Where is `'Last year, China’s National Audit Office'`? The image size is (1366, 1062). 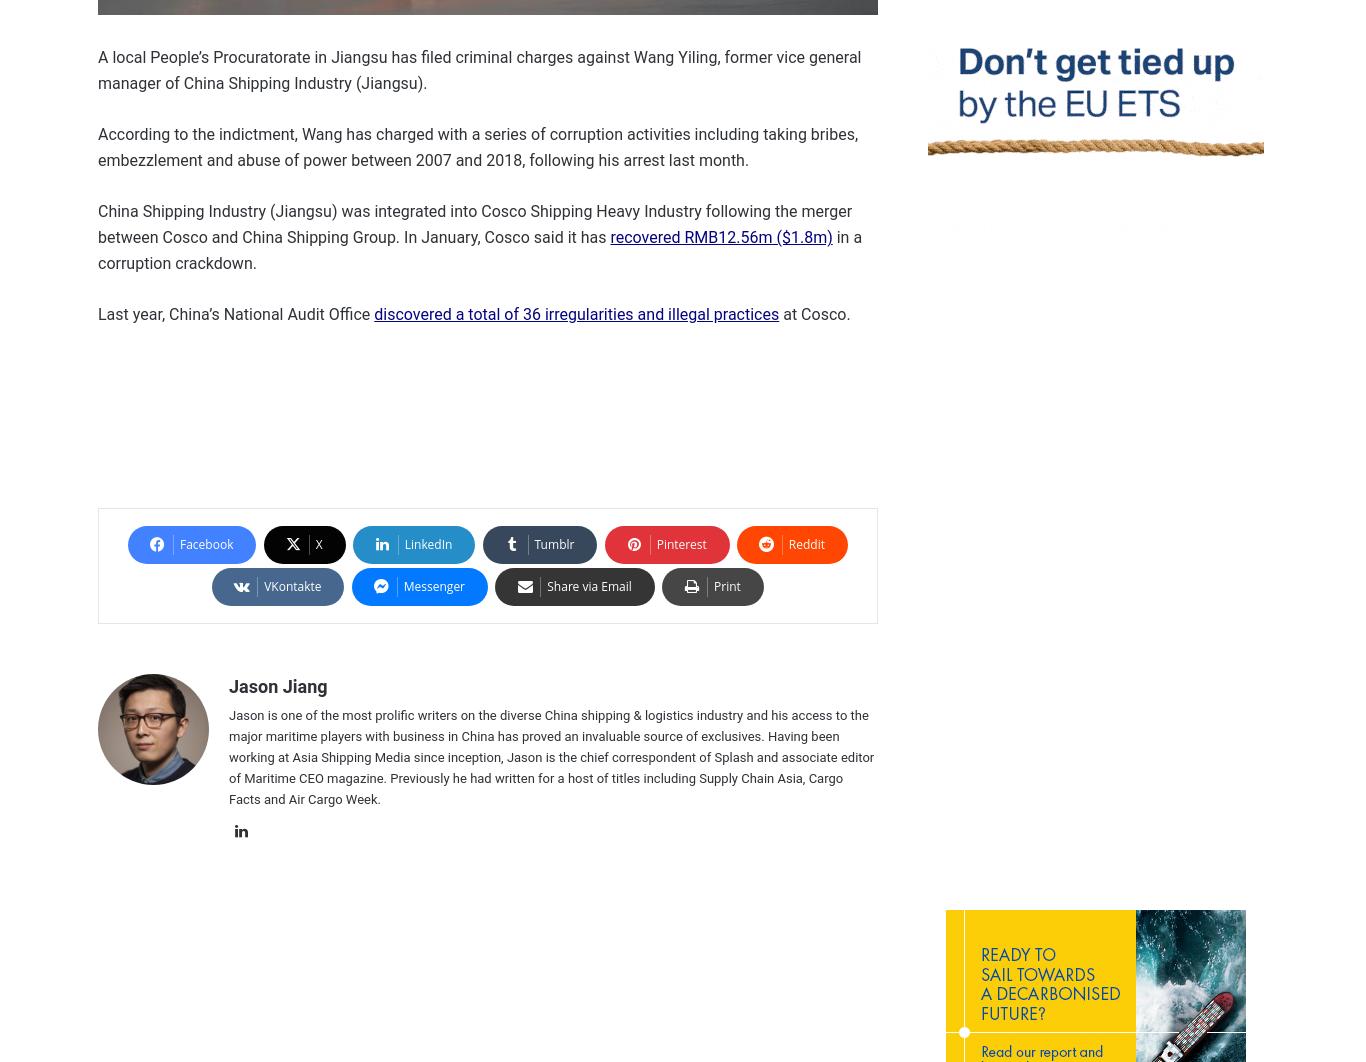 'Last year, China’s National Audit Office' is located at coordinates (236, 313).